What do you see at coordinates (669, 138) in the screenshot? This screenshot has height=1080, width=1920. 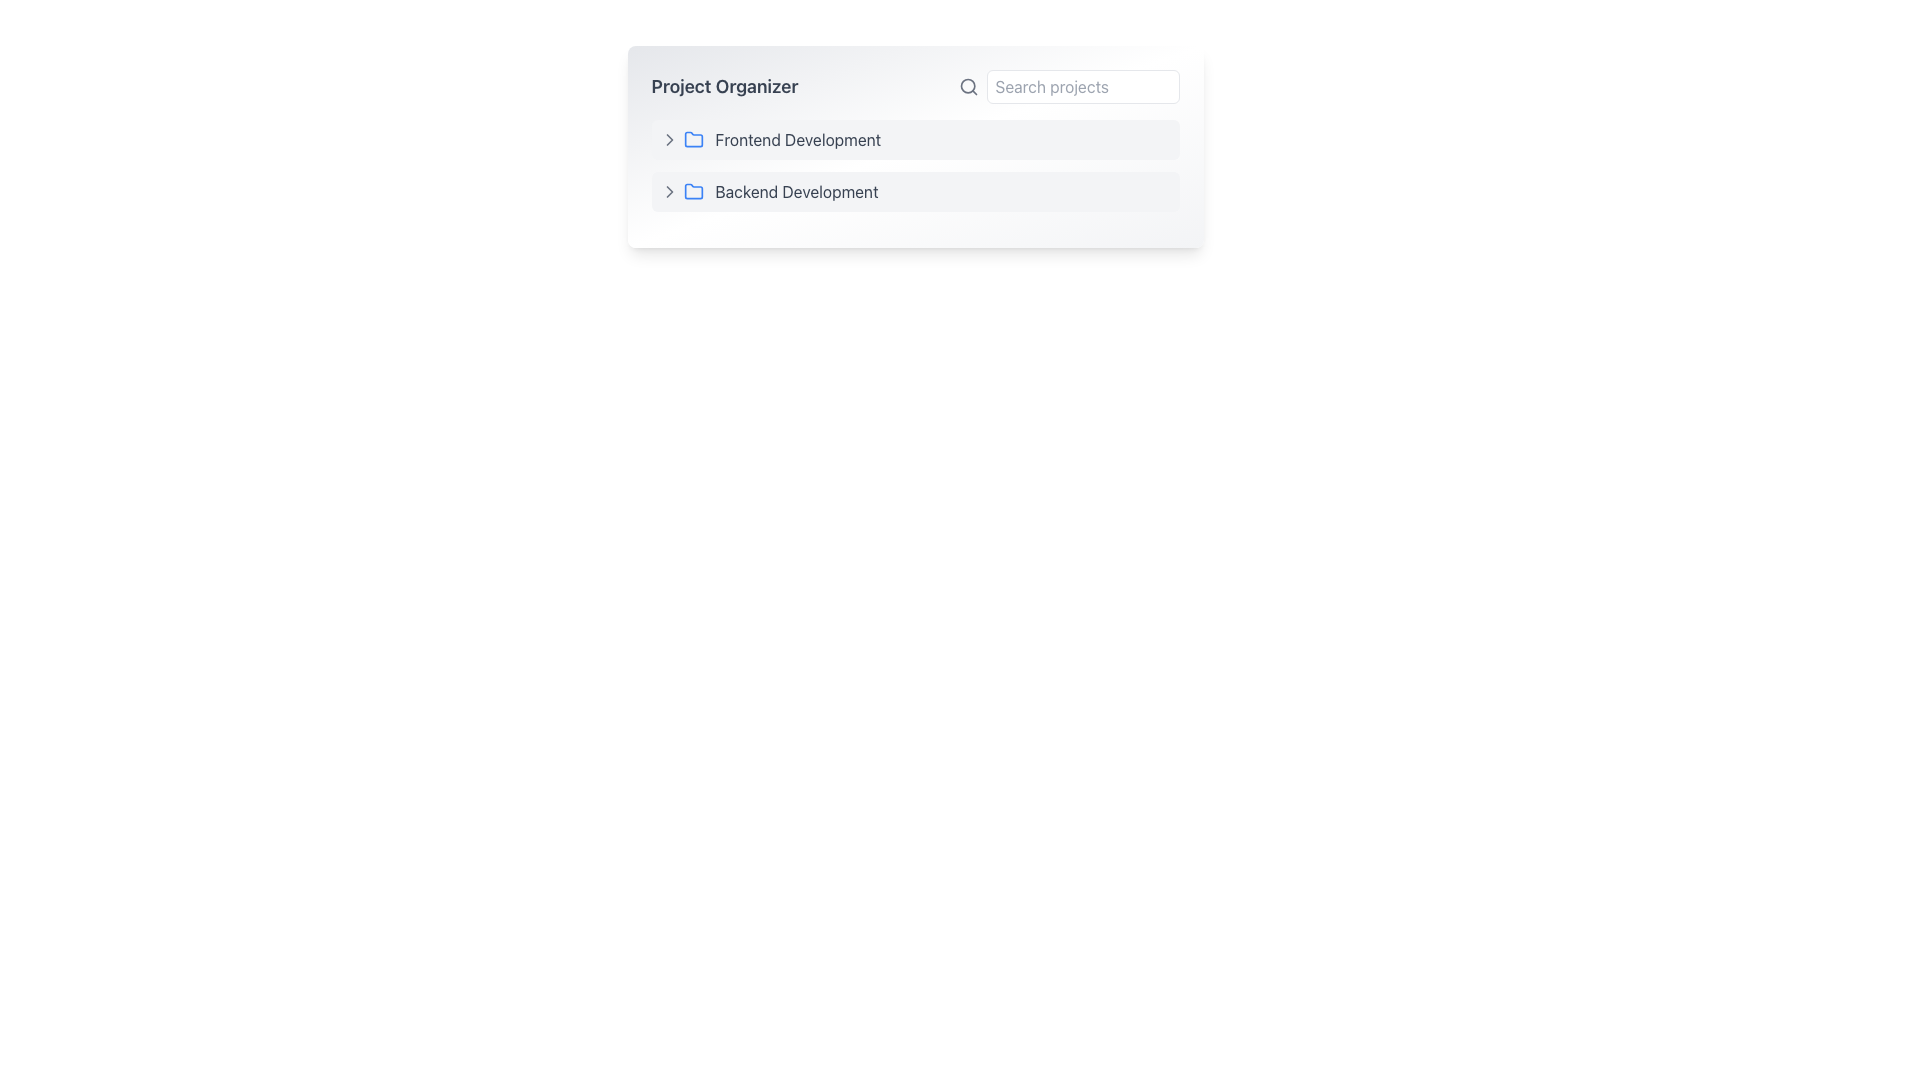 I see `the chevron icon indicating the expand/collapse functionality for the 'Frontend Development' section` at bounding box center [669, 138].